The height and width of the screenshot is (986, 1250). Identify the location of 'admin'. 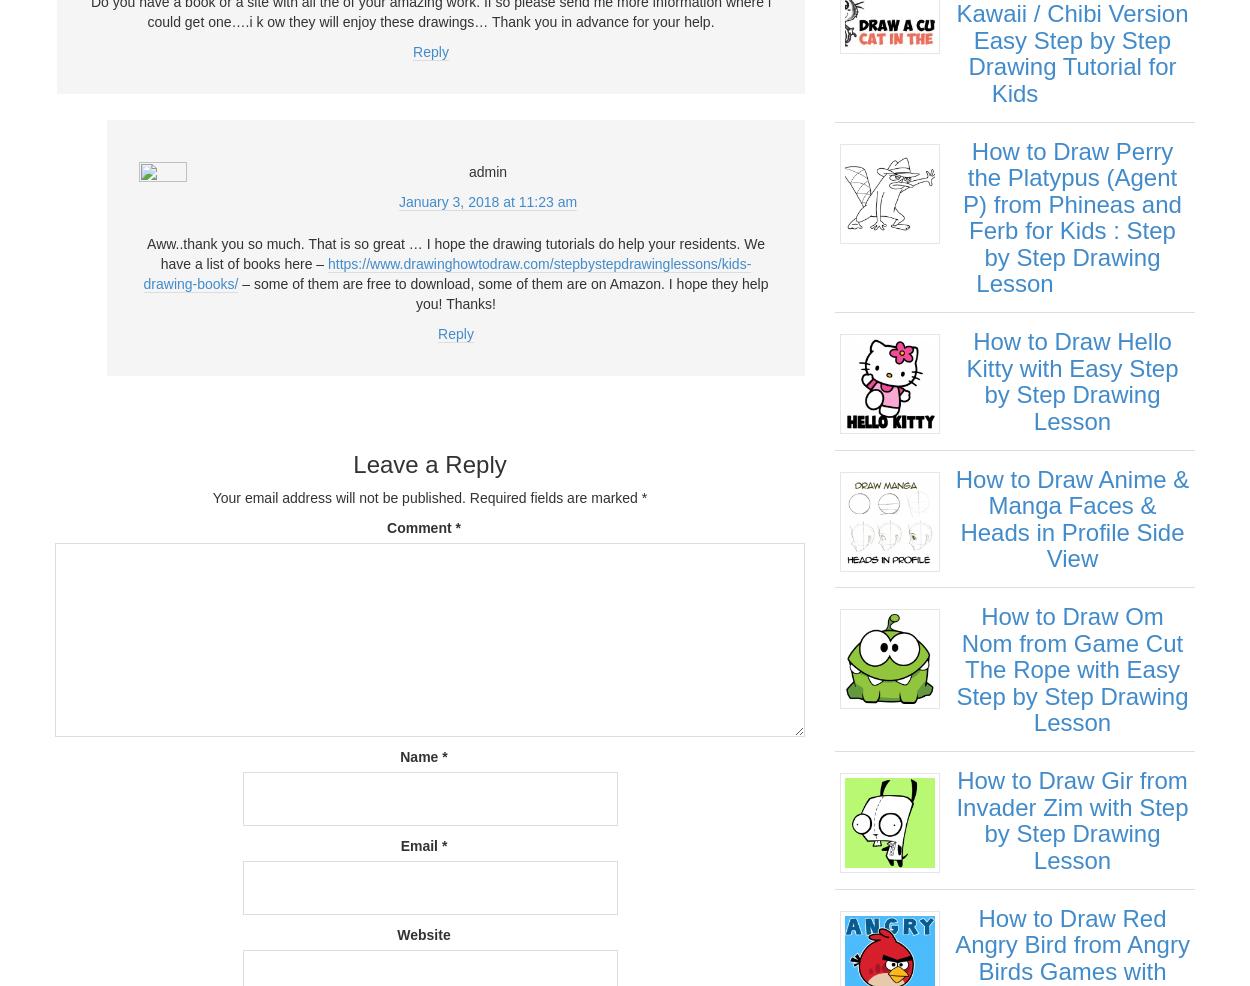
(486, 170).